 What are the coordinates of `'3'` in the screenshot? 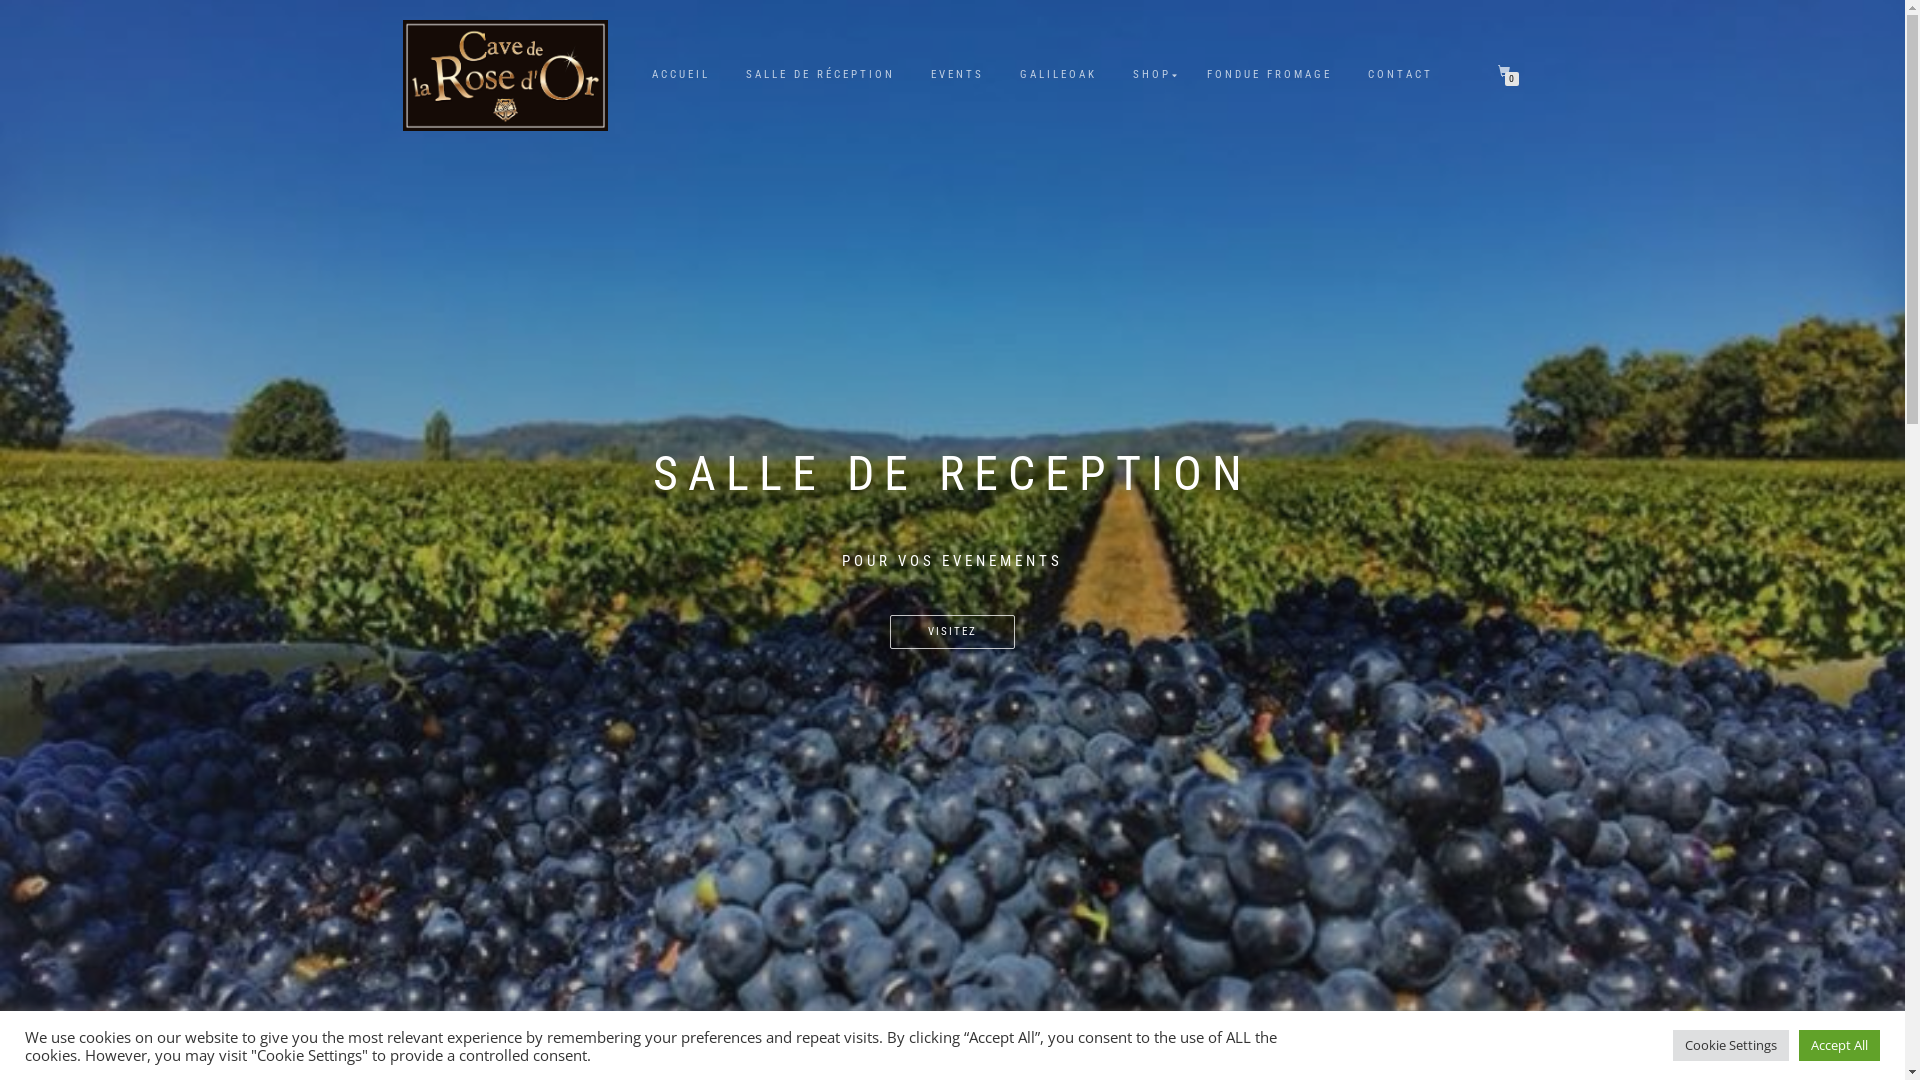 It's located at (952, 1037).